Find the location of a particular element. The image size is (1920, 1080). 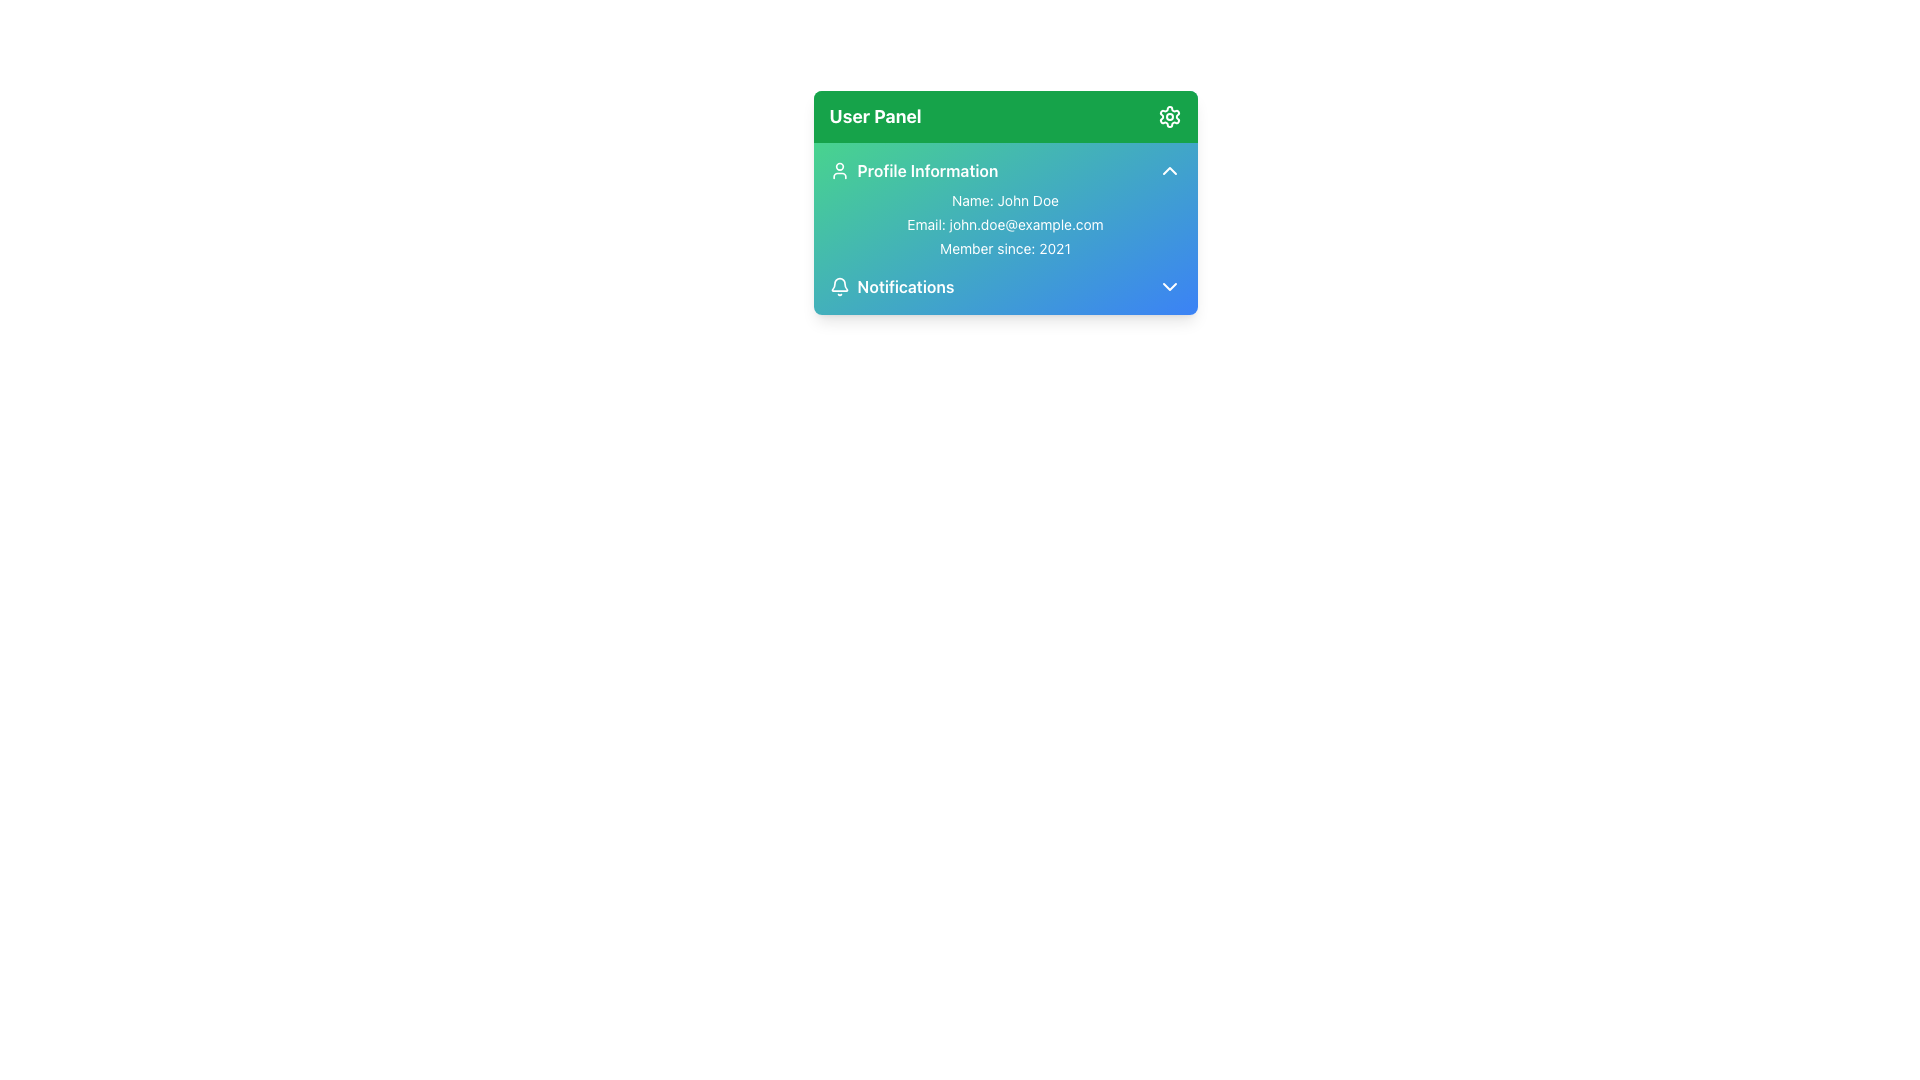

the 'Notifications' text label, which is displayed in bold white font against a gradient blue-green background, located in the lower section of the 'User Panel' card component is located at coordinates (904, 286).